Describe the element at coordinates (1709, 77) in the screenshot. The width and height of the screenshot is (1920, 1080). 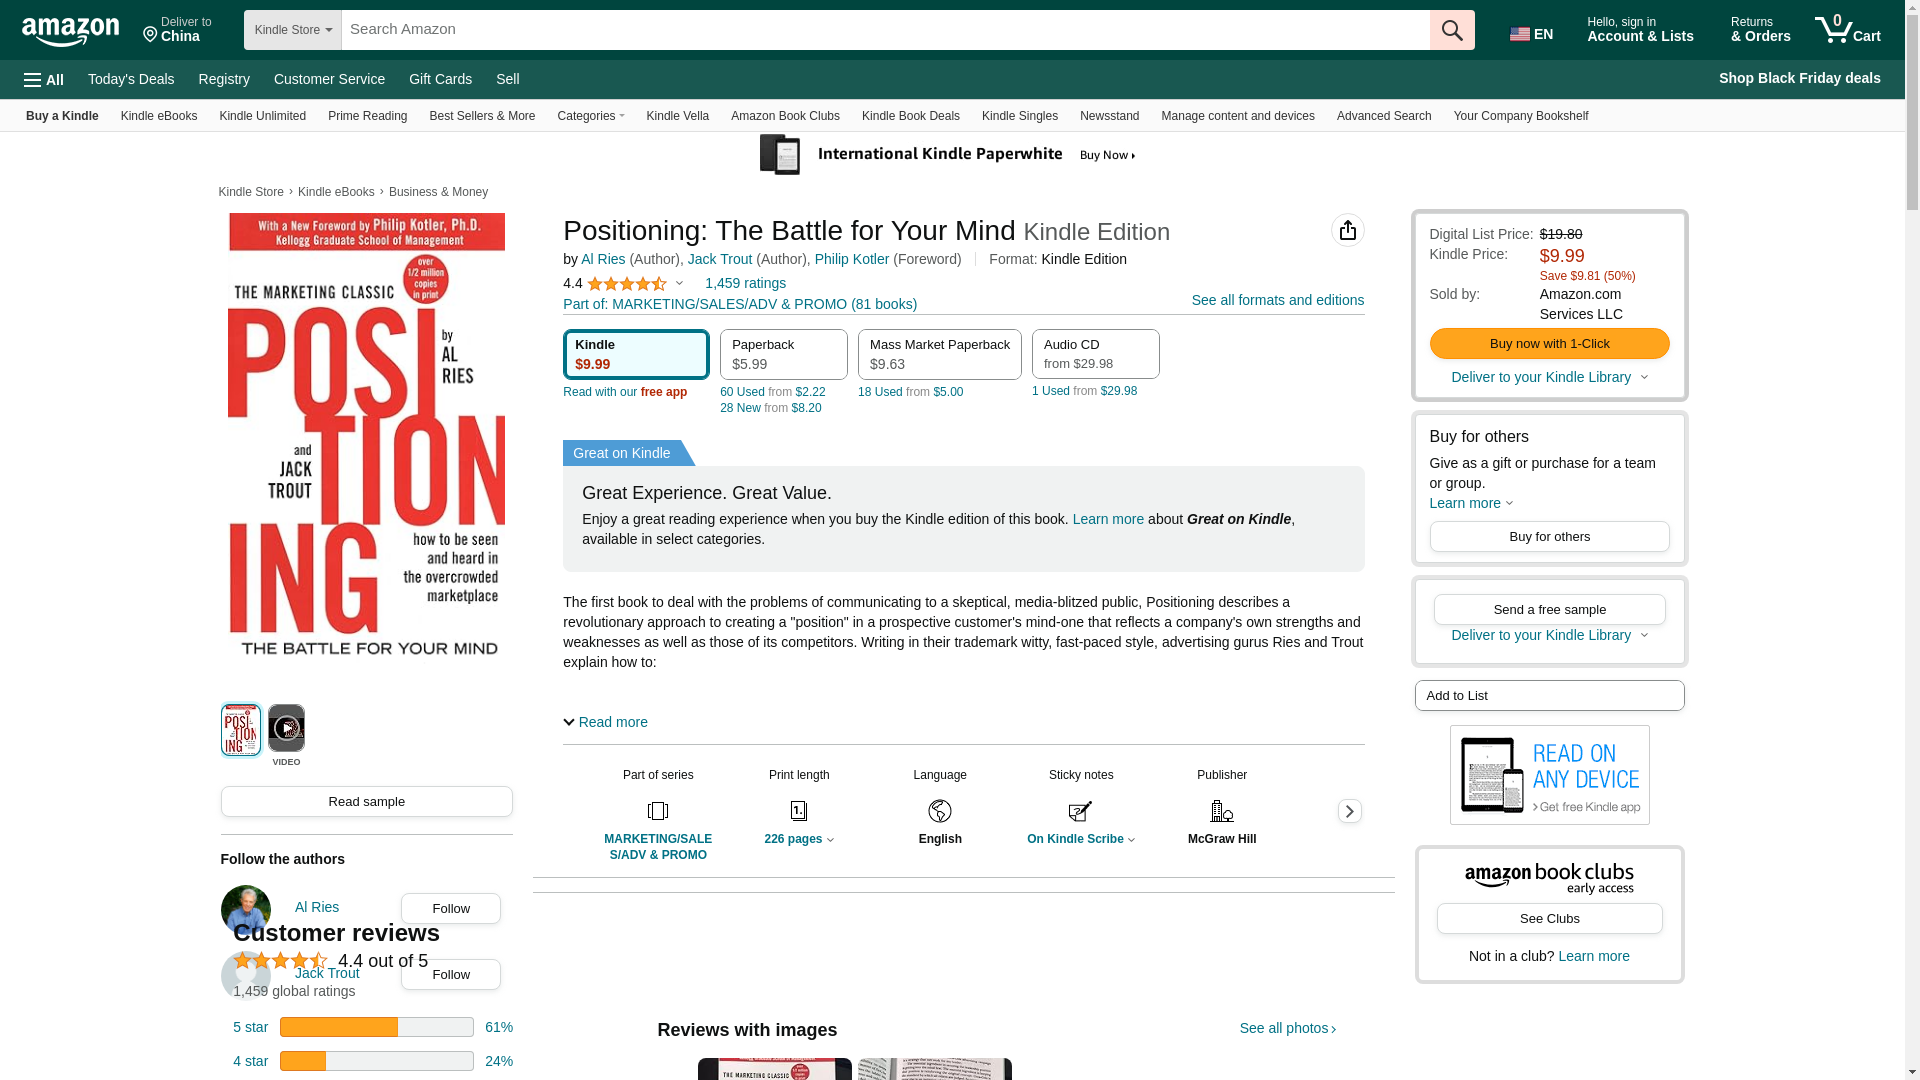
I see `'Shop Black Friday deals'` at that location.